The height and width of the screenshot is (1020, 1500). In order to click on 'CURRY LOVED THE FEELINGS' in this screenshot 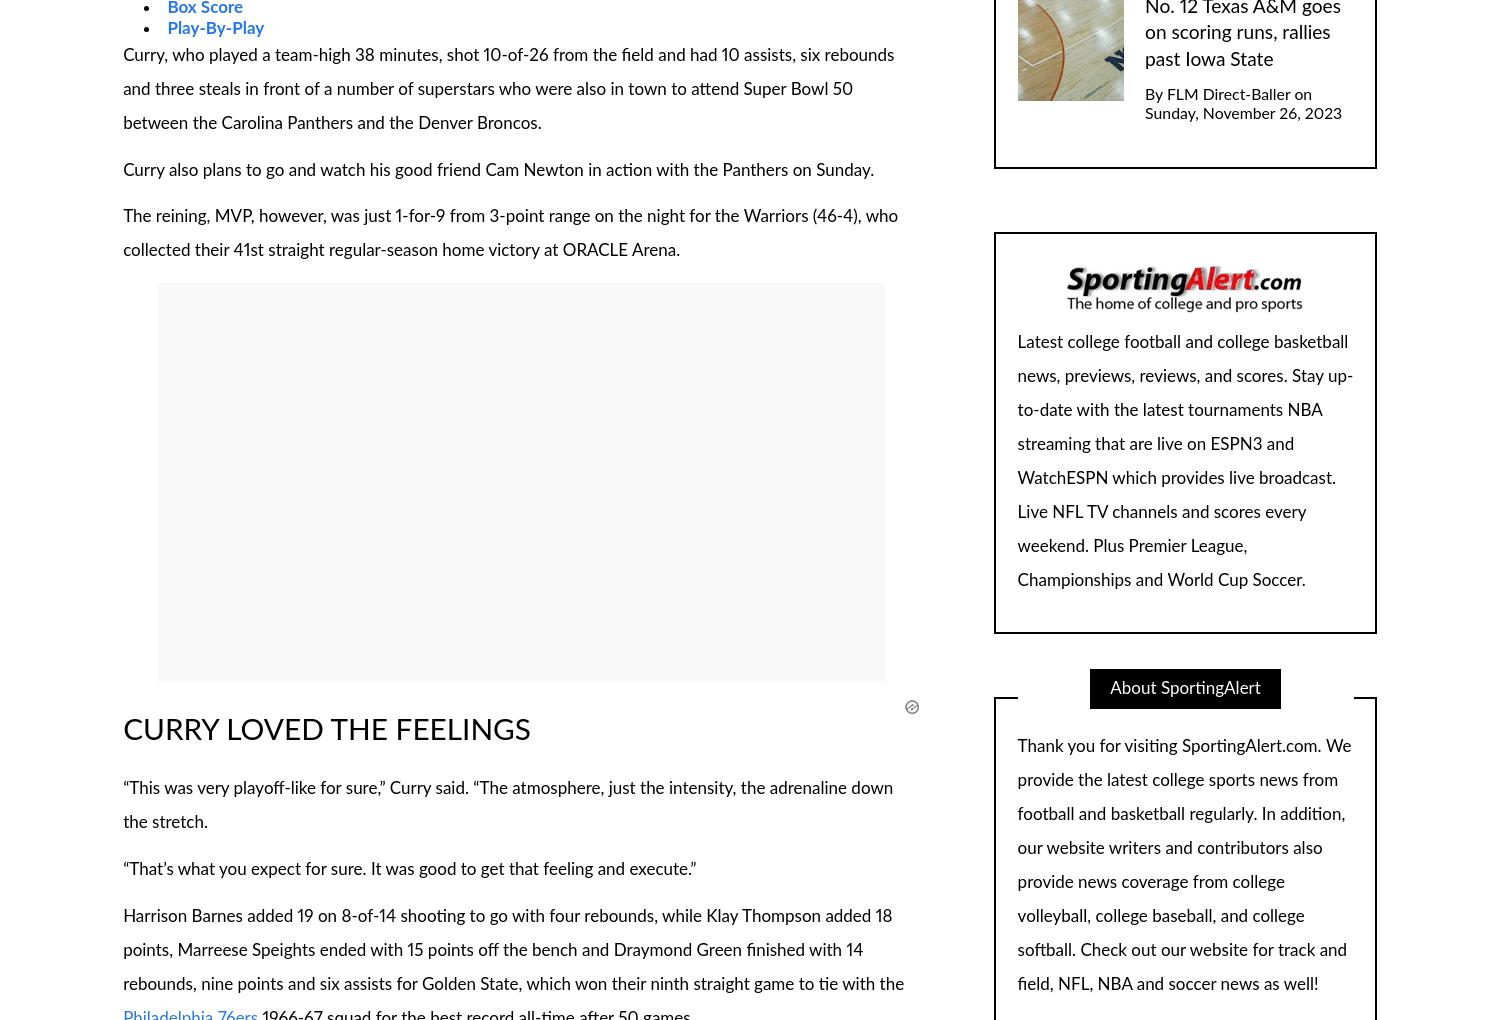, I will do `click(122, 731)`.